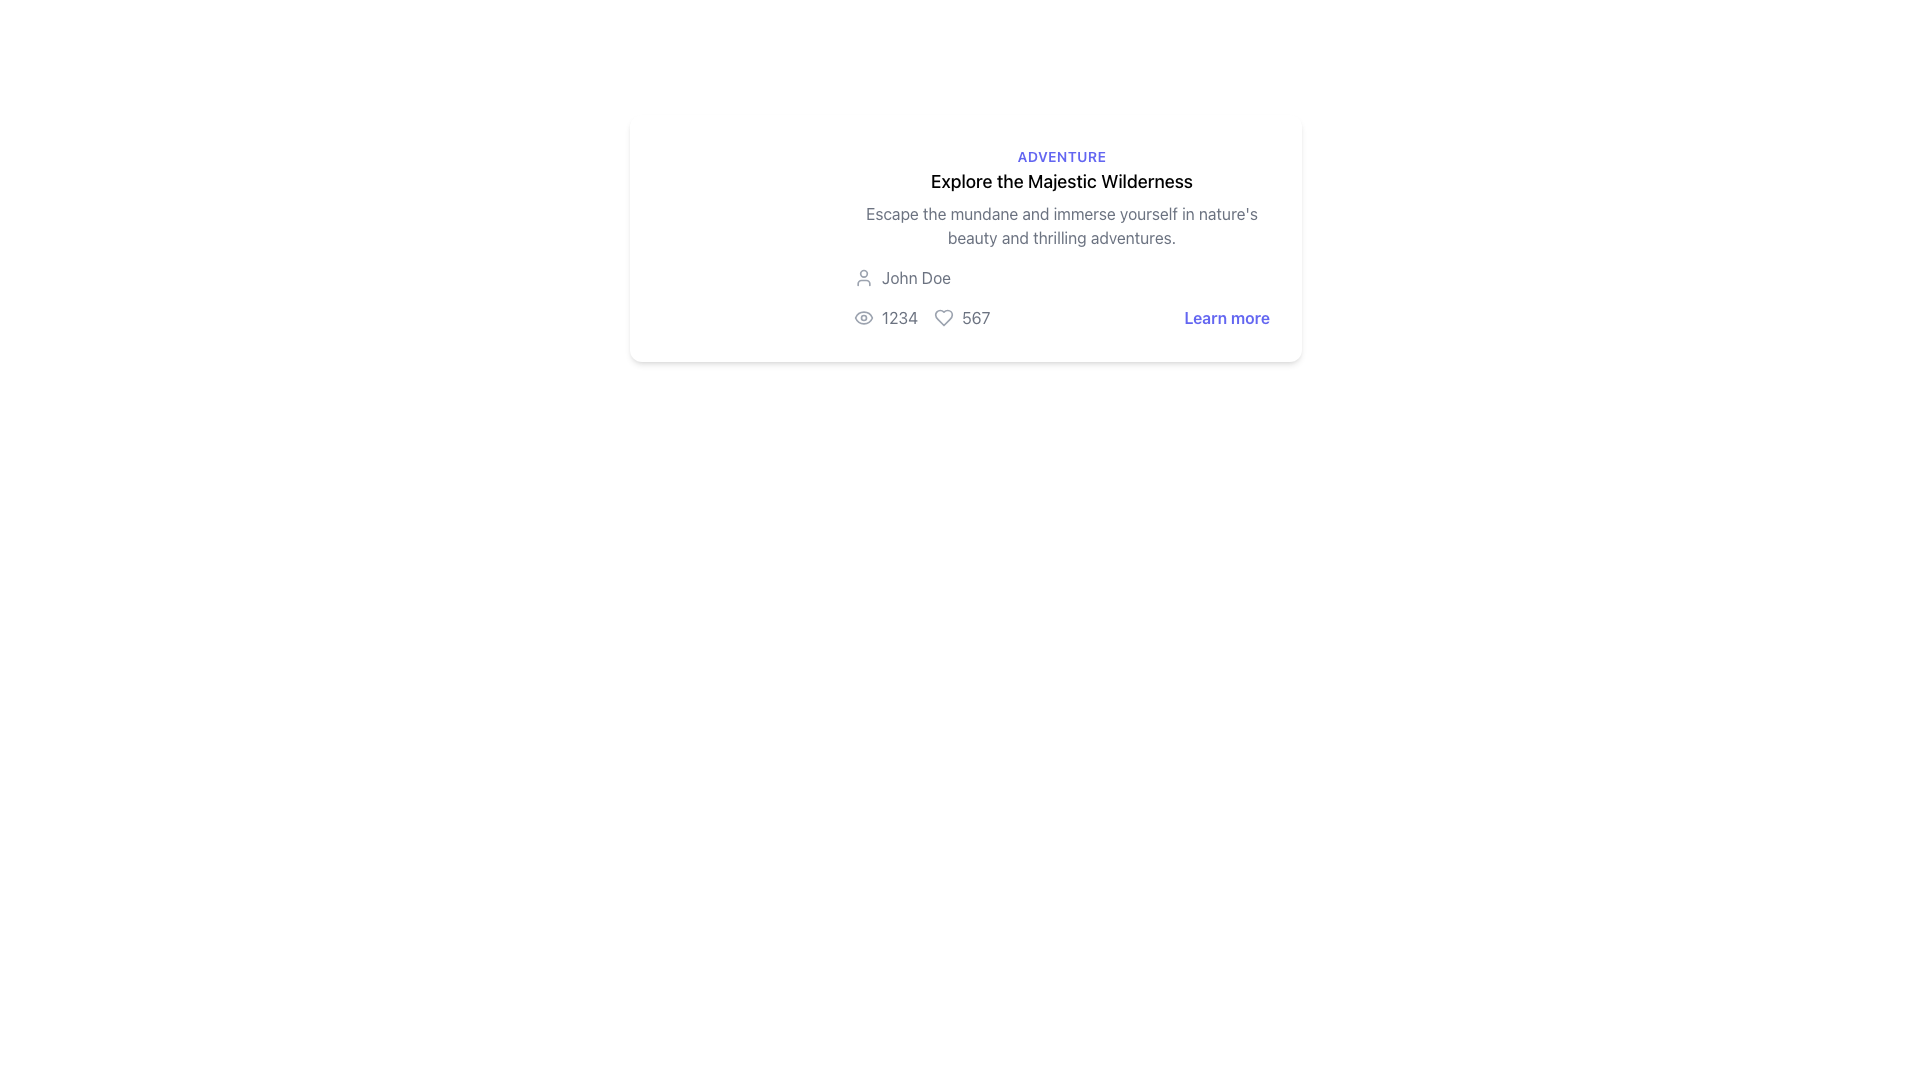 The width and height of the screenshot is (1920, 1080). What do you see at coordinates (899, 316) in the screenshot?
I see `text content displayed in the numeric statistic located between an eye icon and another numeric value in a horizontally aligned group of components` at bounding box center [899, 316].